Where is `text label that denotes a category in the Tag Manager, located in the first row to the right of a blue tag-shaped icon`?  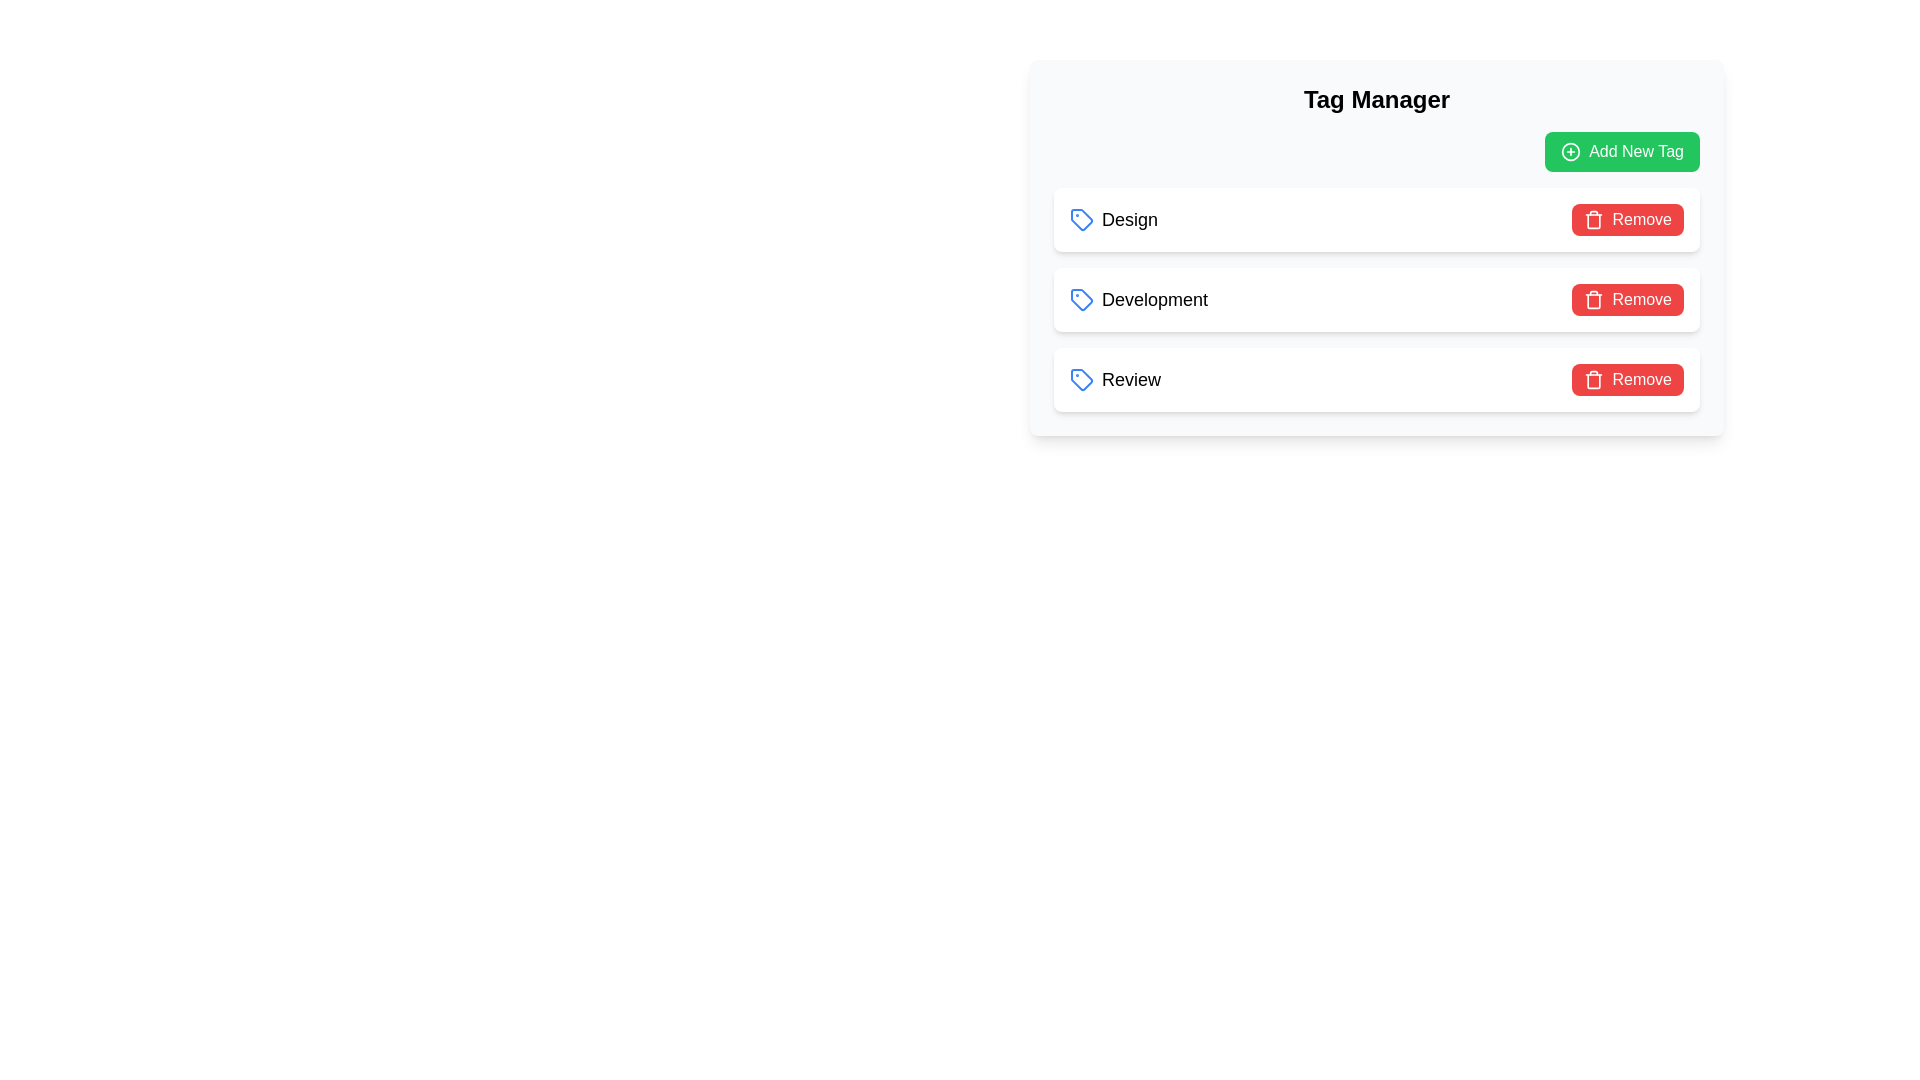
text label that denotes a category in the Tag Manager, located in the first row to the right of a blue tag-shaped icon is located at coordinates (1130, 219).